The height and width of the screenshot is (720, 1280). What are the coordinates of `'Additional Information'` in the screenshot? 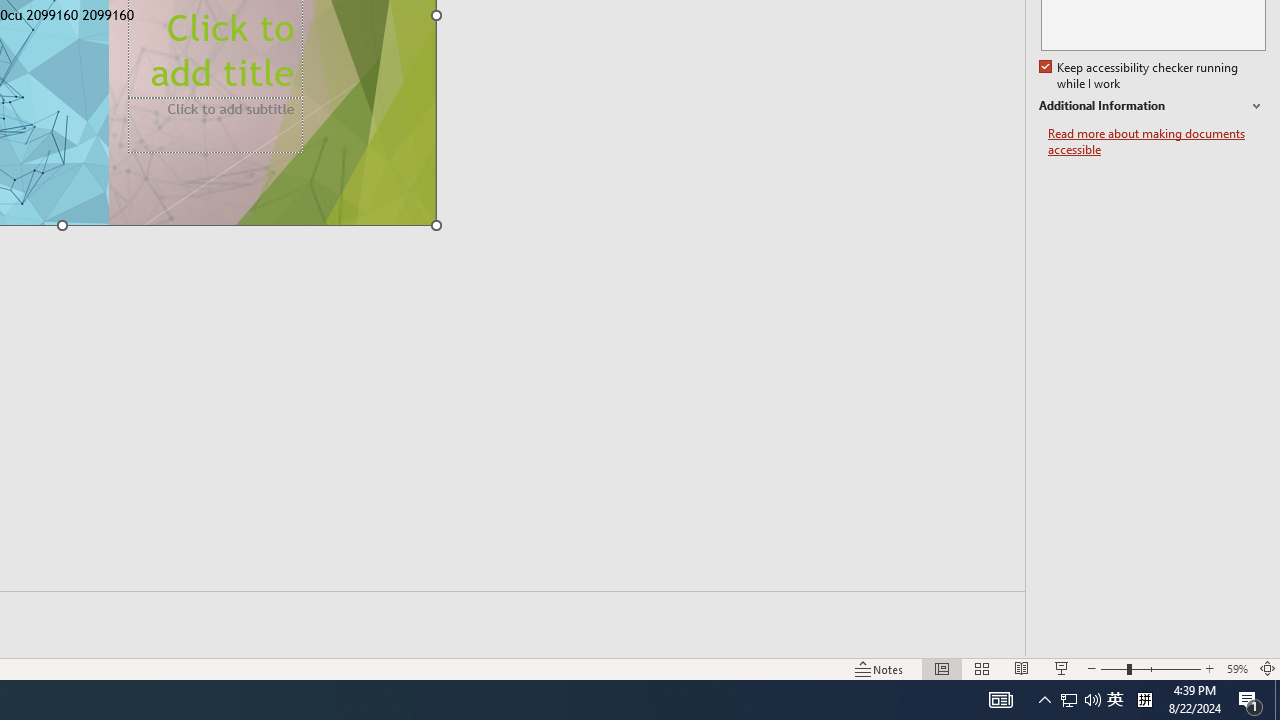 It's located at (1152, 106).